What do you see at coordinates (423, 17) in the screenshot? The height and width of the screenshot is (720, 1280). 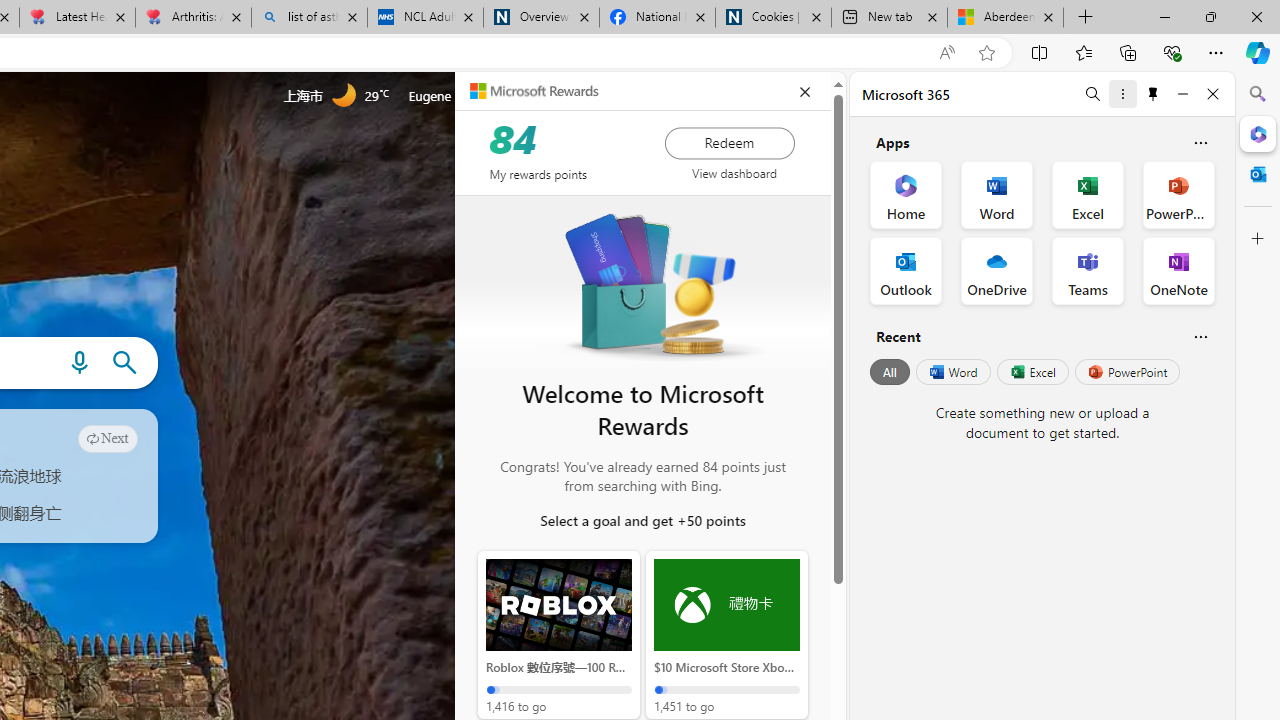 I see `'NCL Adult Asthma Inhaler Choice Guideline'` at bounding box center [423, 17].